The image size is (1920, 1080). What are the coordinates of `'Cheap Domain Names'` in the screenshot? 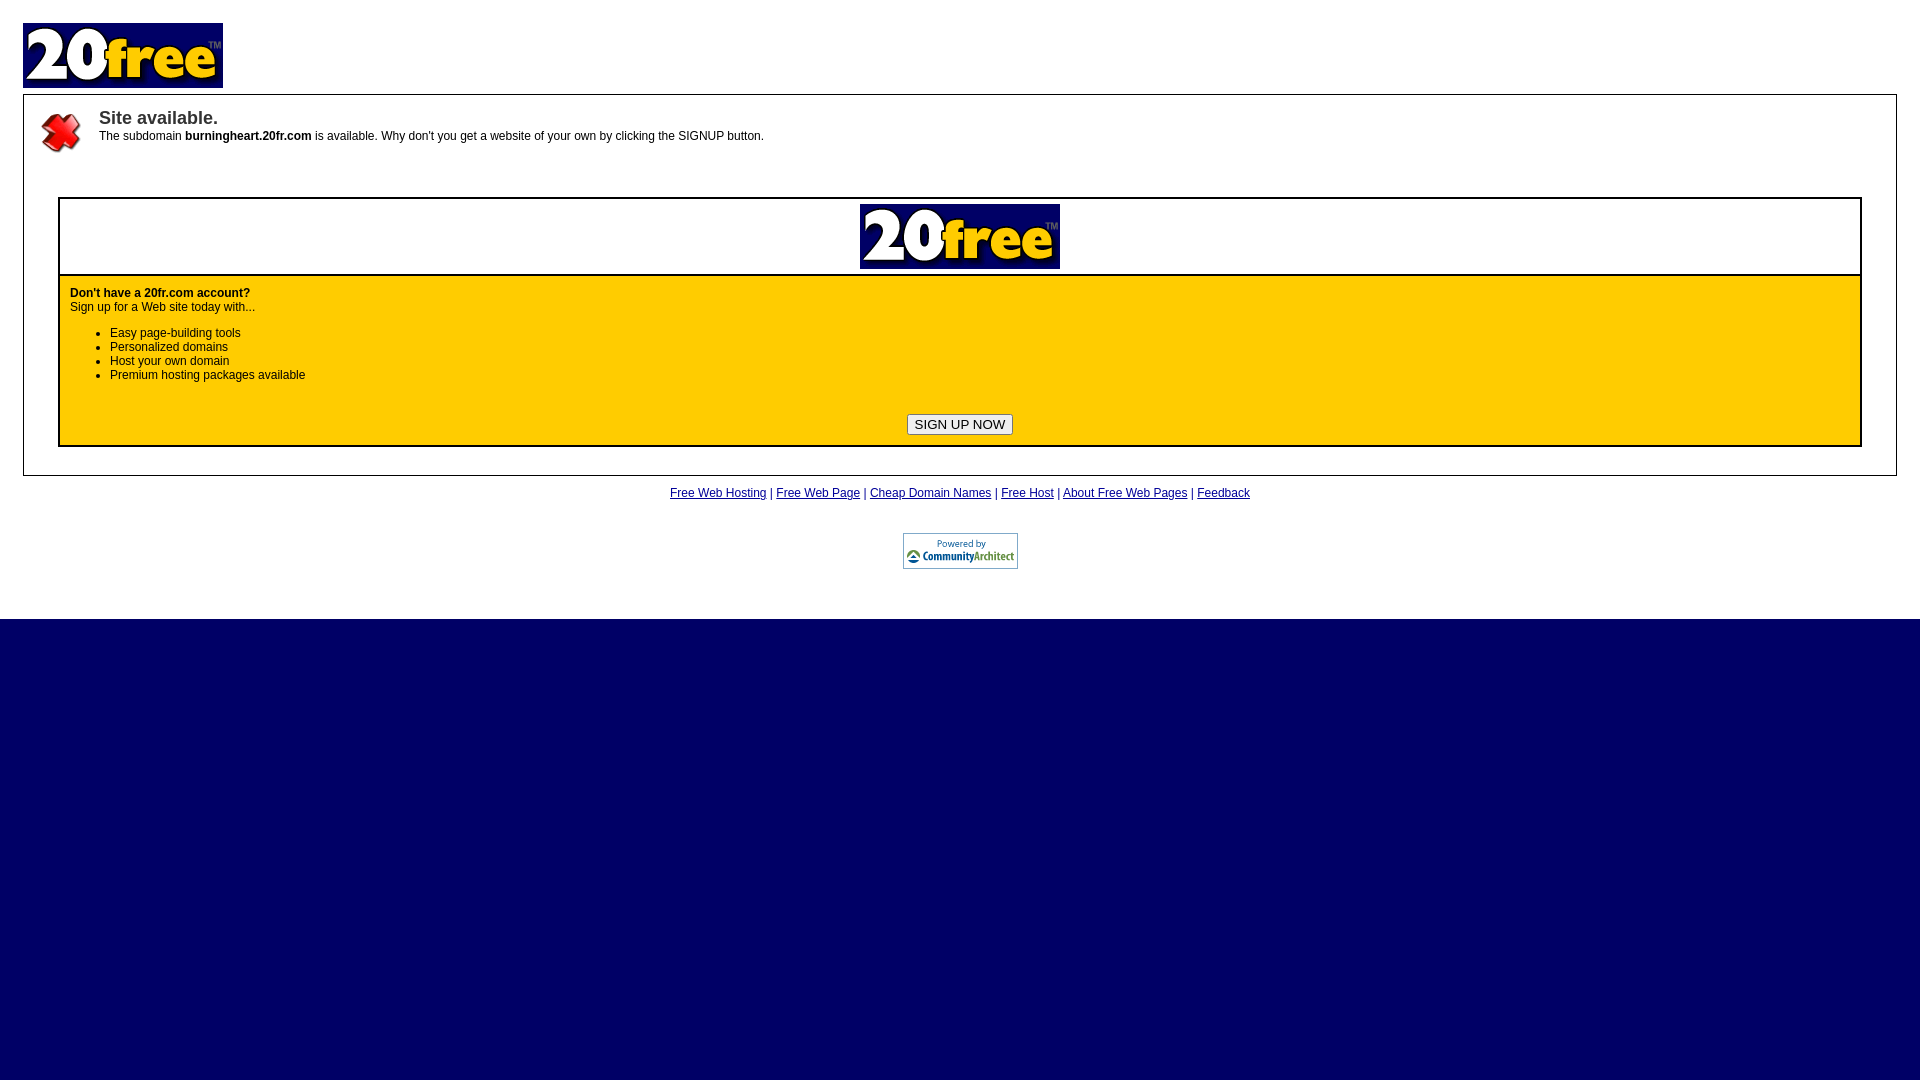 It's located at (869, 493).